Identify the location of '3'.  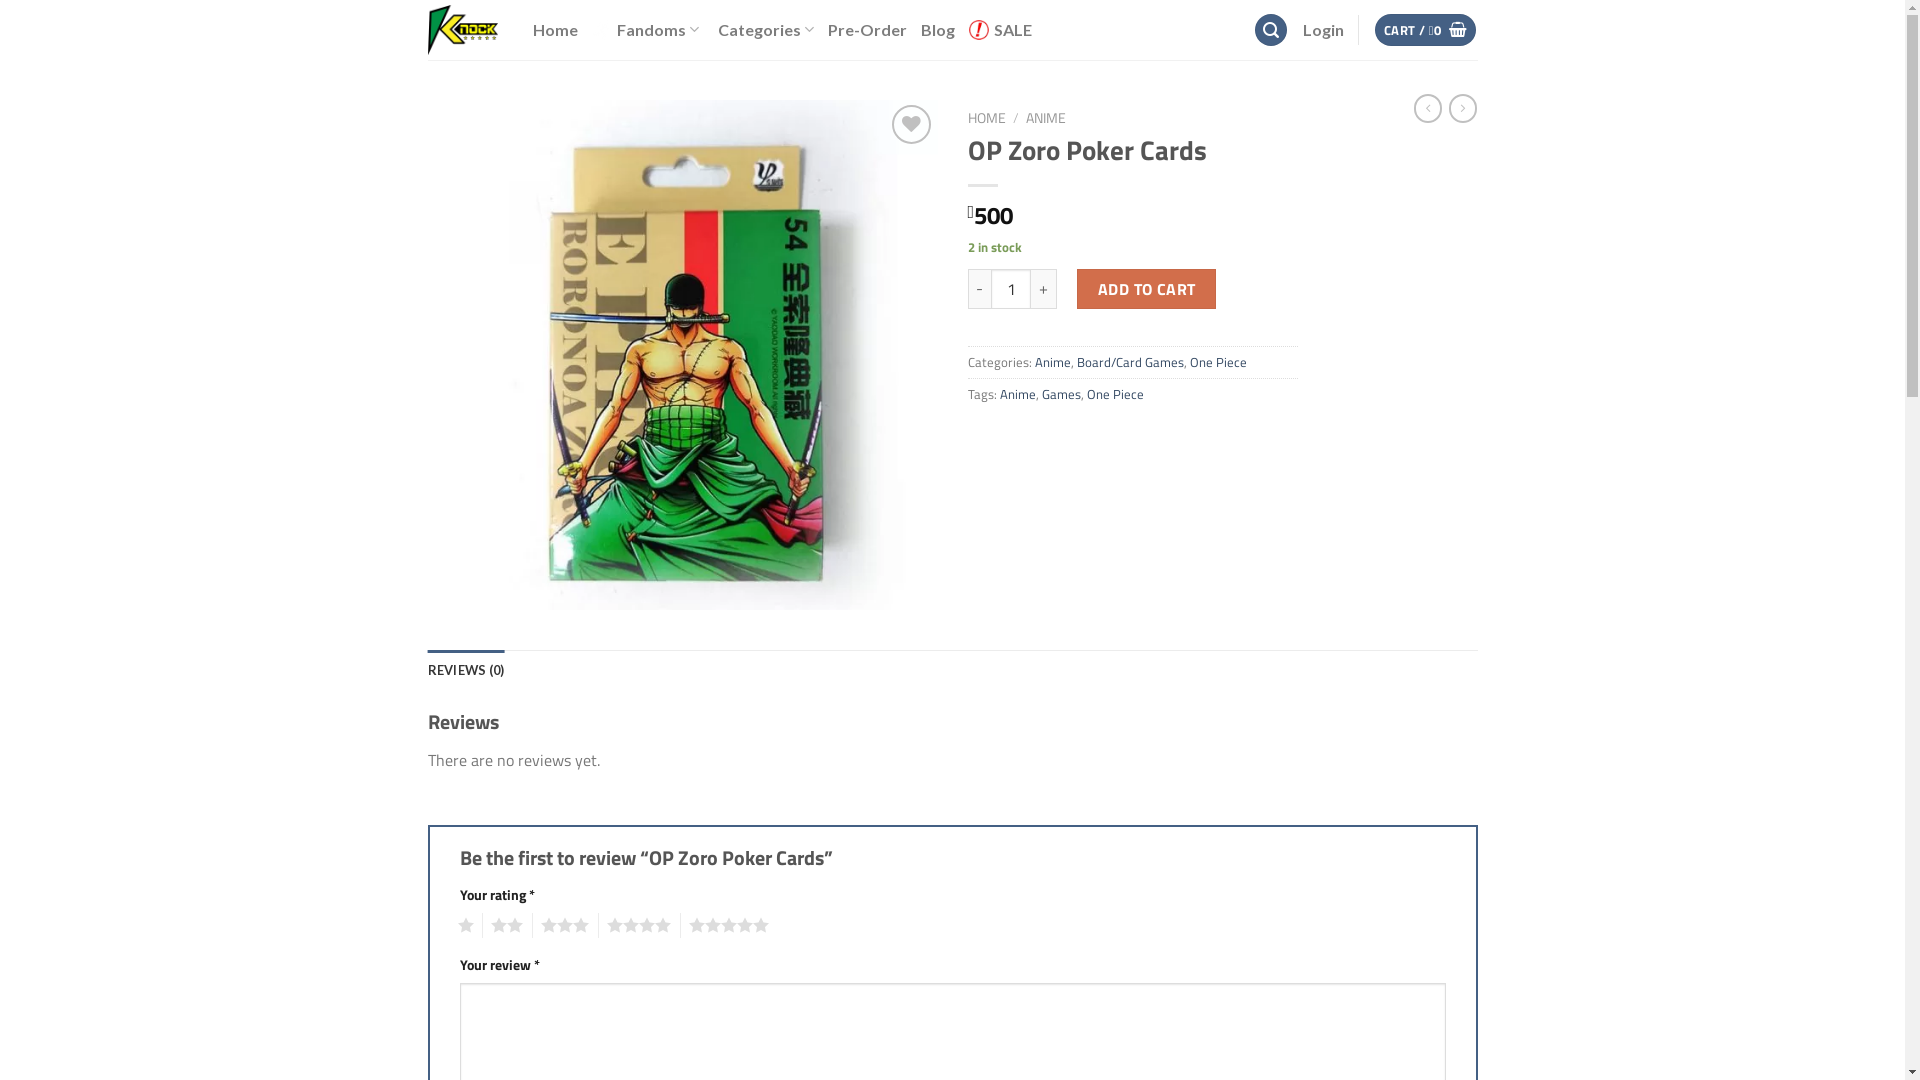
(560, 925).